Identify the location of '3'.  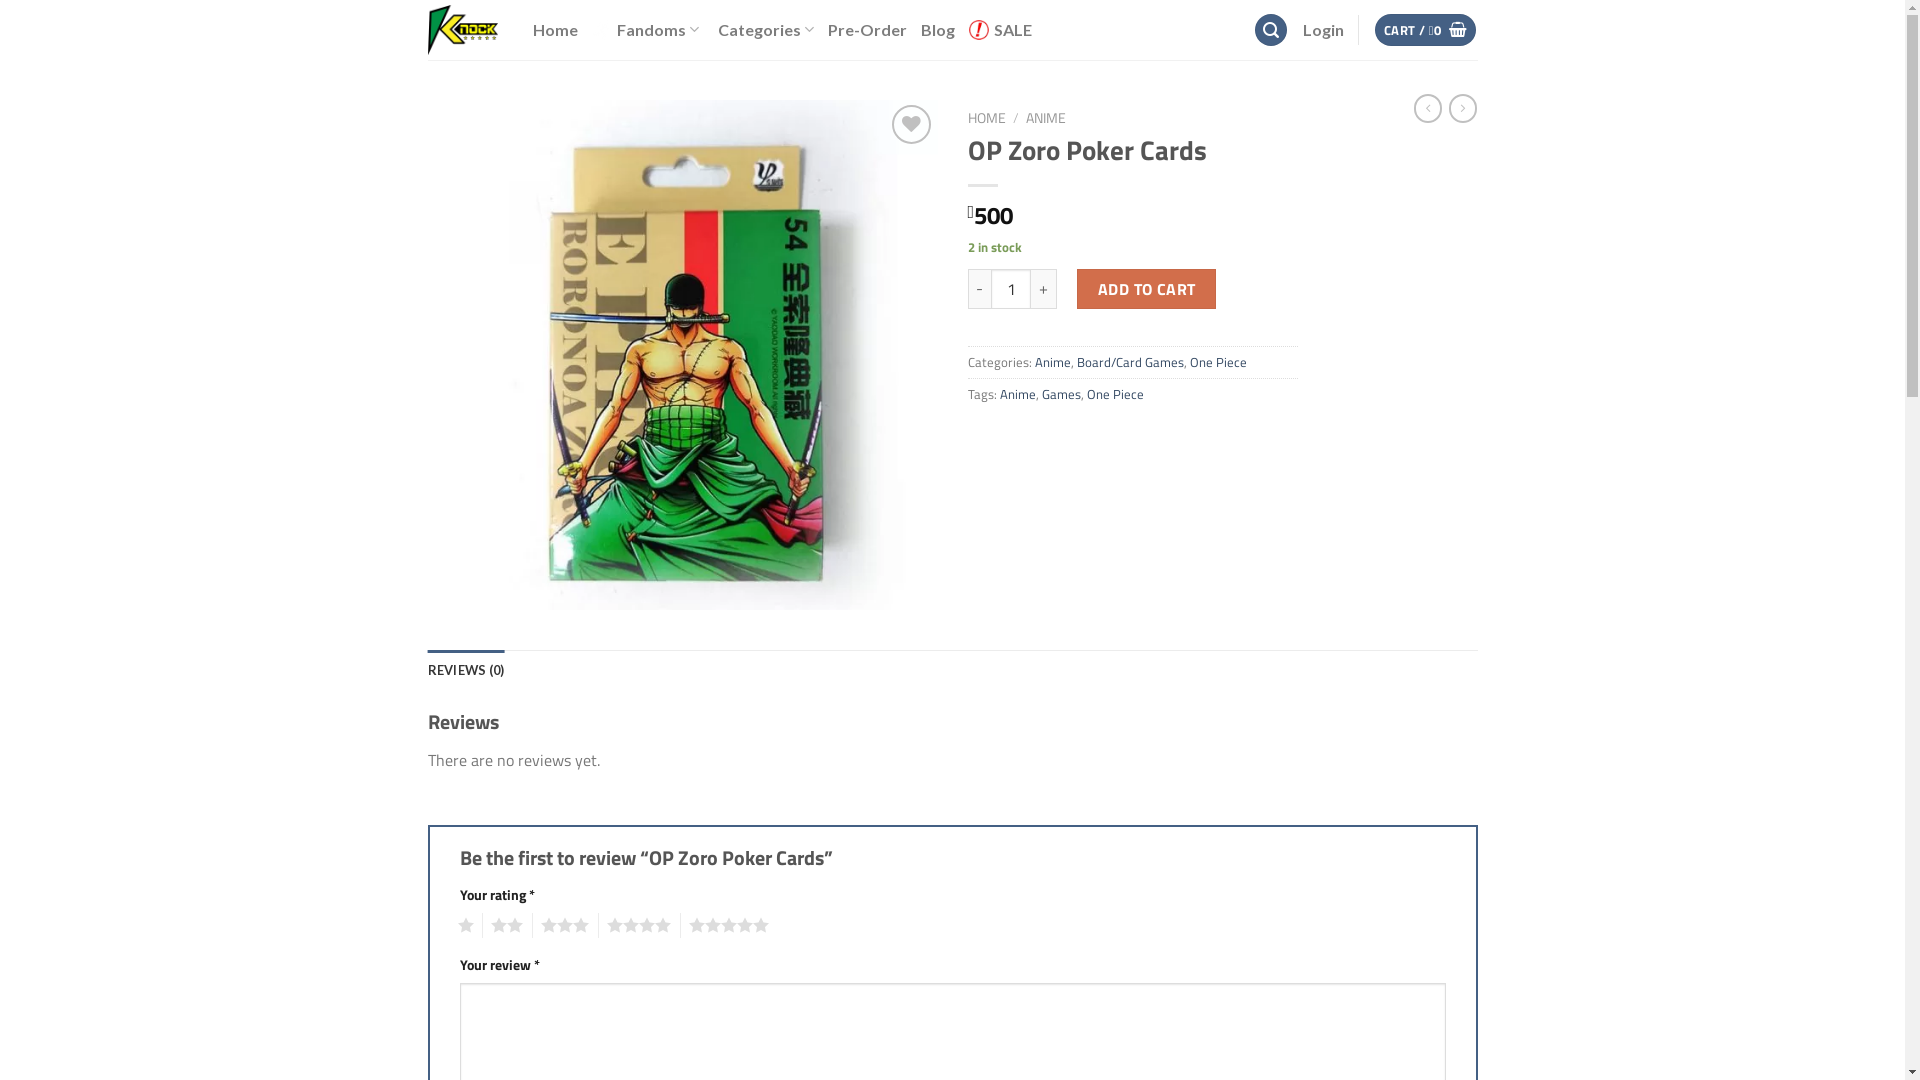
(560, 925).